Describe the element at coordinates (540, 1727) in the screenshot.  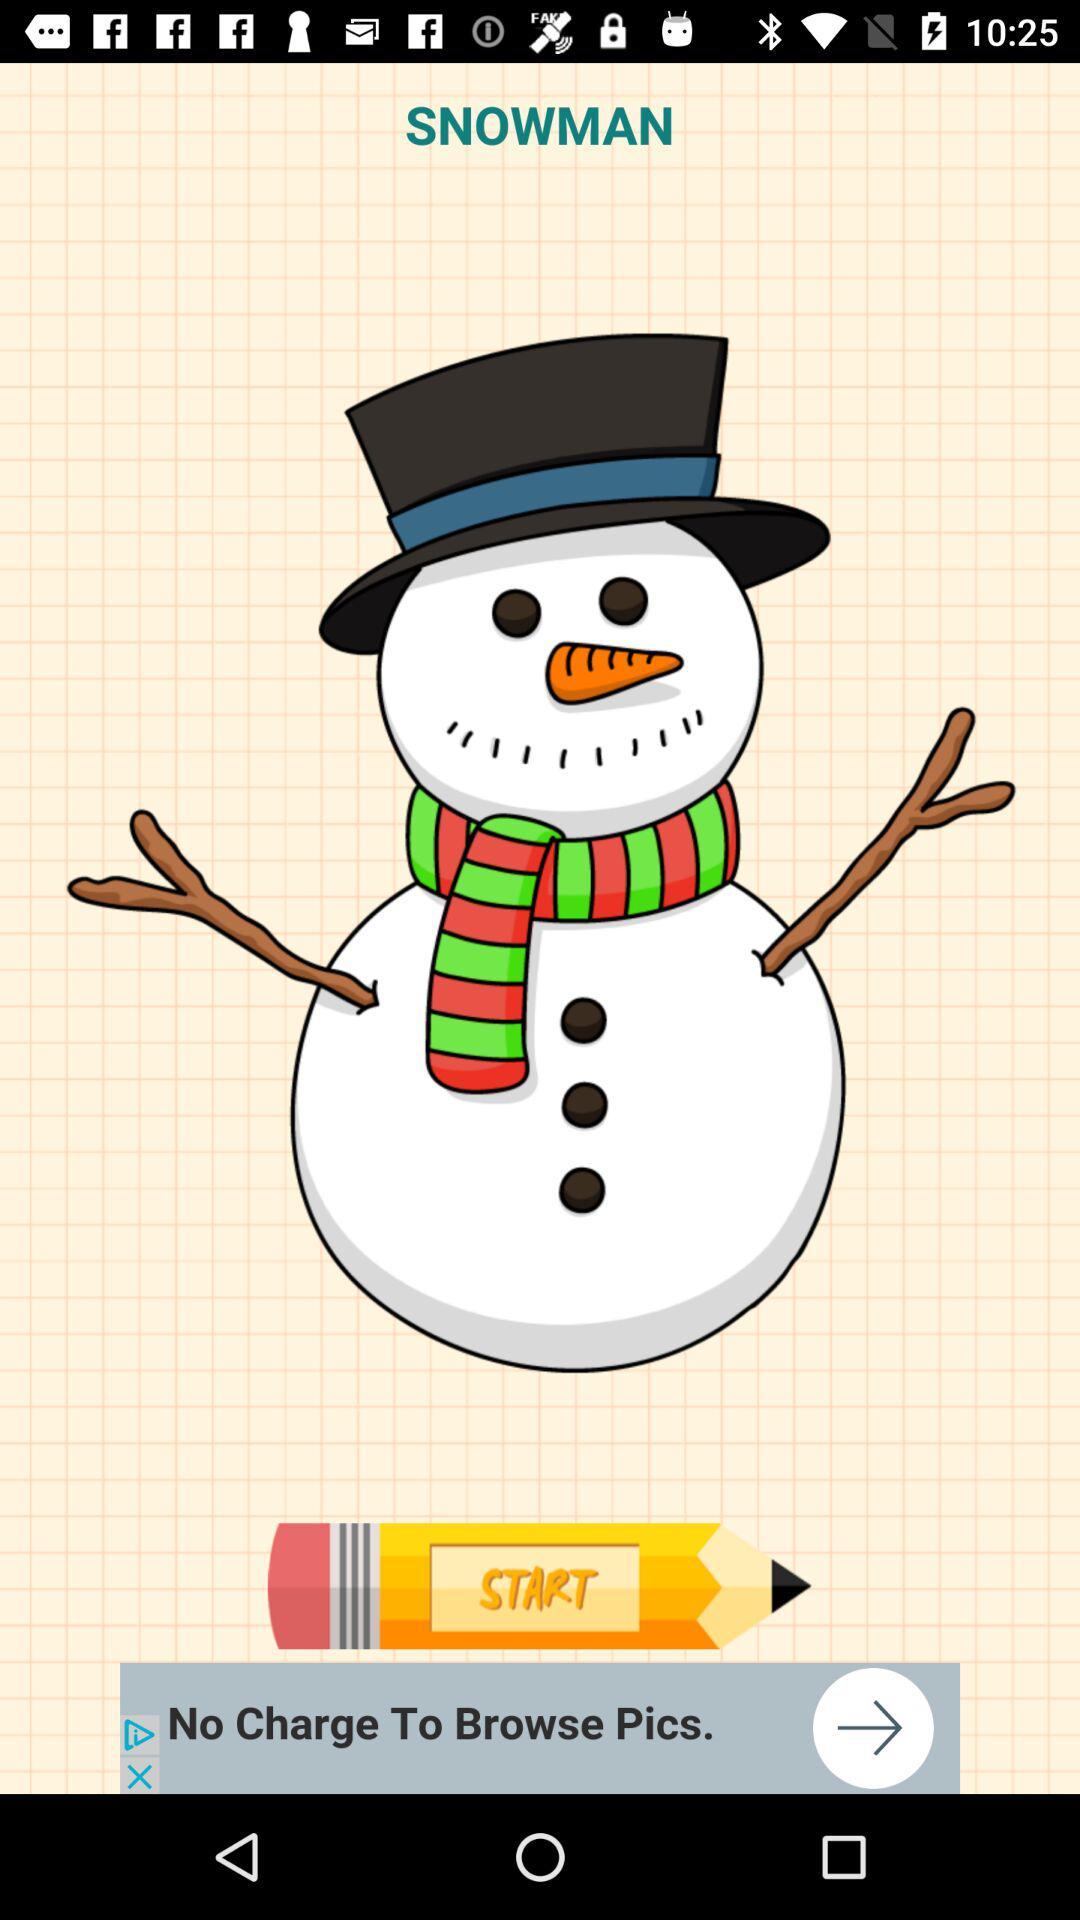
I see `advertisement link image` at that location.